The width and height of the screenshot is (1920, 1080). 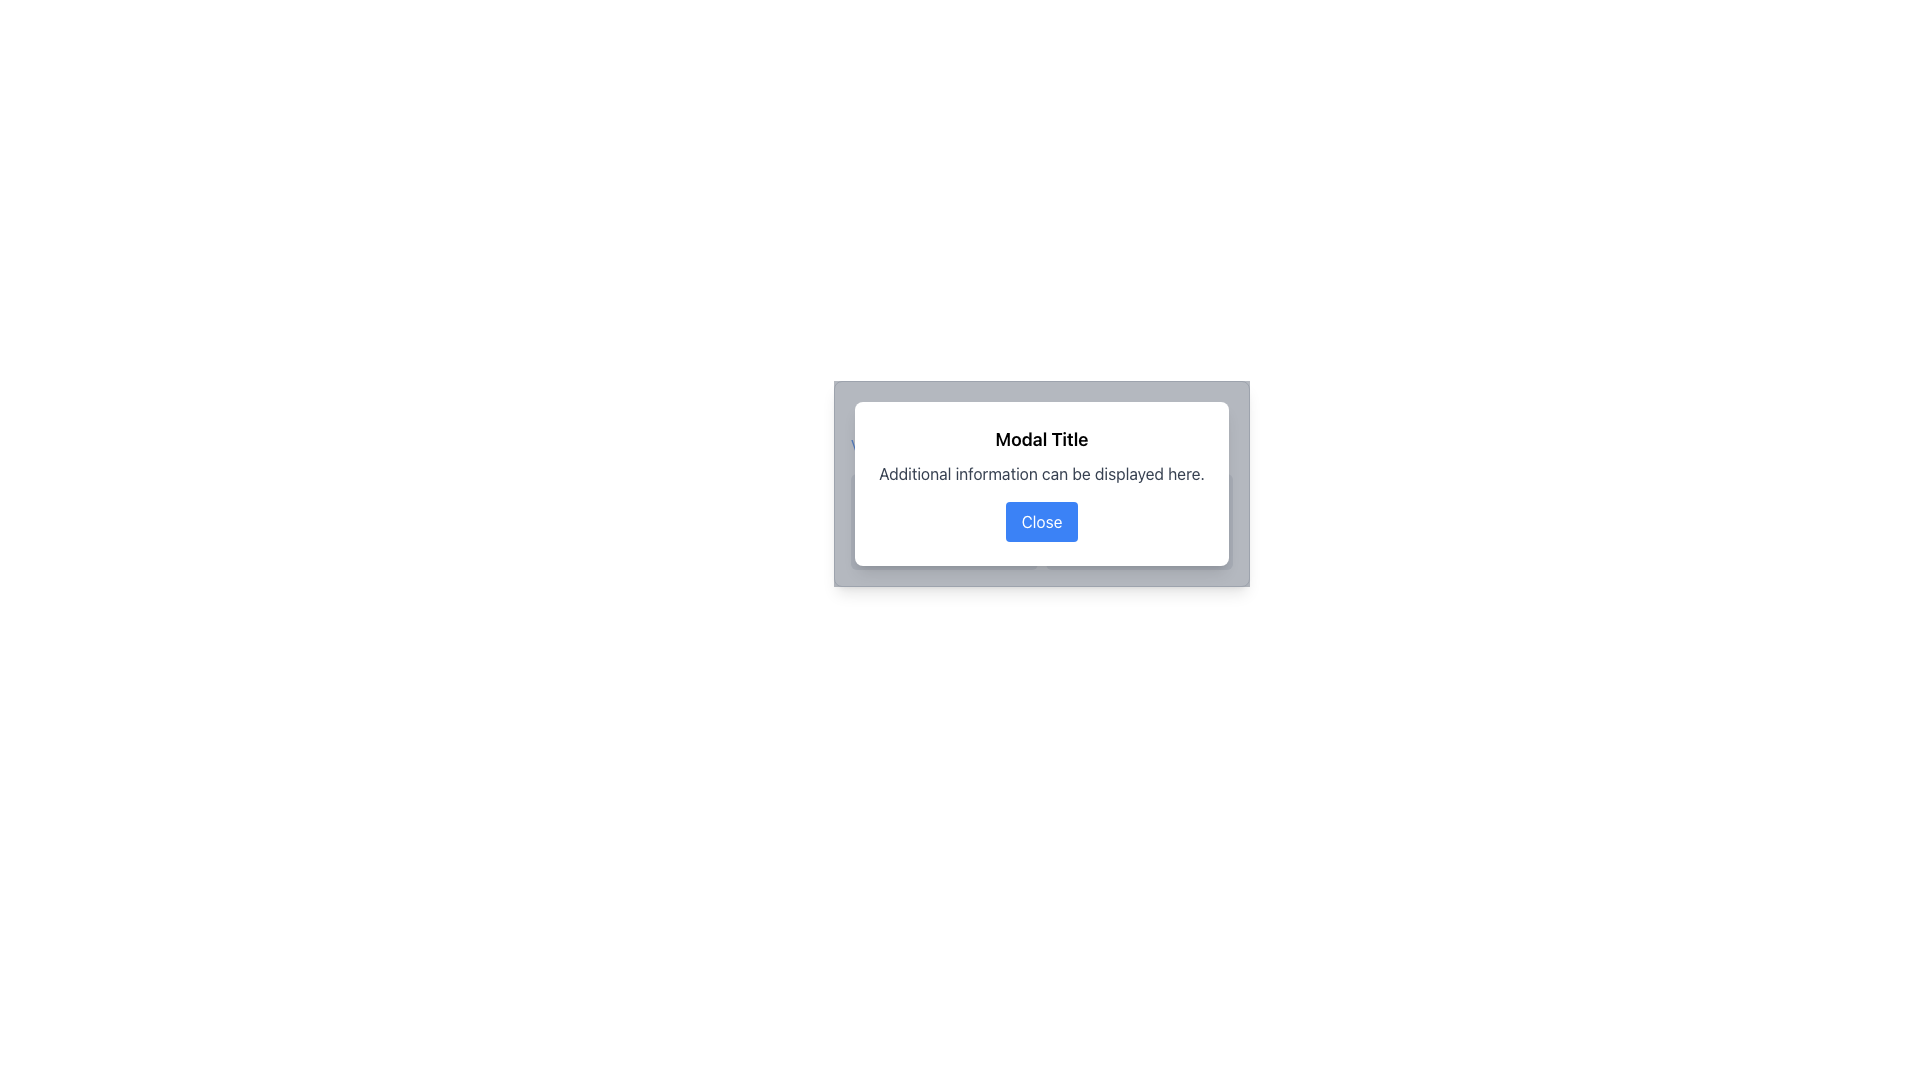 What do you see at coordinates (1040, 474) in the screenshot?
I see `the text label displaying 'Additional information can be displayed here.' which is positioned beneath the 'Modal Title' and above the 'Close' button in the modal box` at bounding box center [1040, 474].